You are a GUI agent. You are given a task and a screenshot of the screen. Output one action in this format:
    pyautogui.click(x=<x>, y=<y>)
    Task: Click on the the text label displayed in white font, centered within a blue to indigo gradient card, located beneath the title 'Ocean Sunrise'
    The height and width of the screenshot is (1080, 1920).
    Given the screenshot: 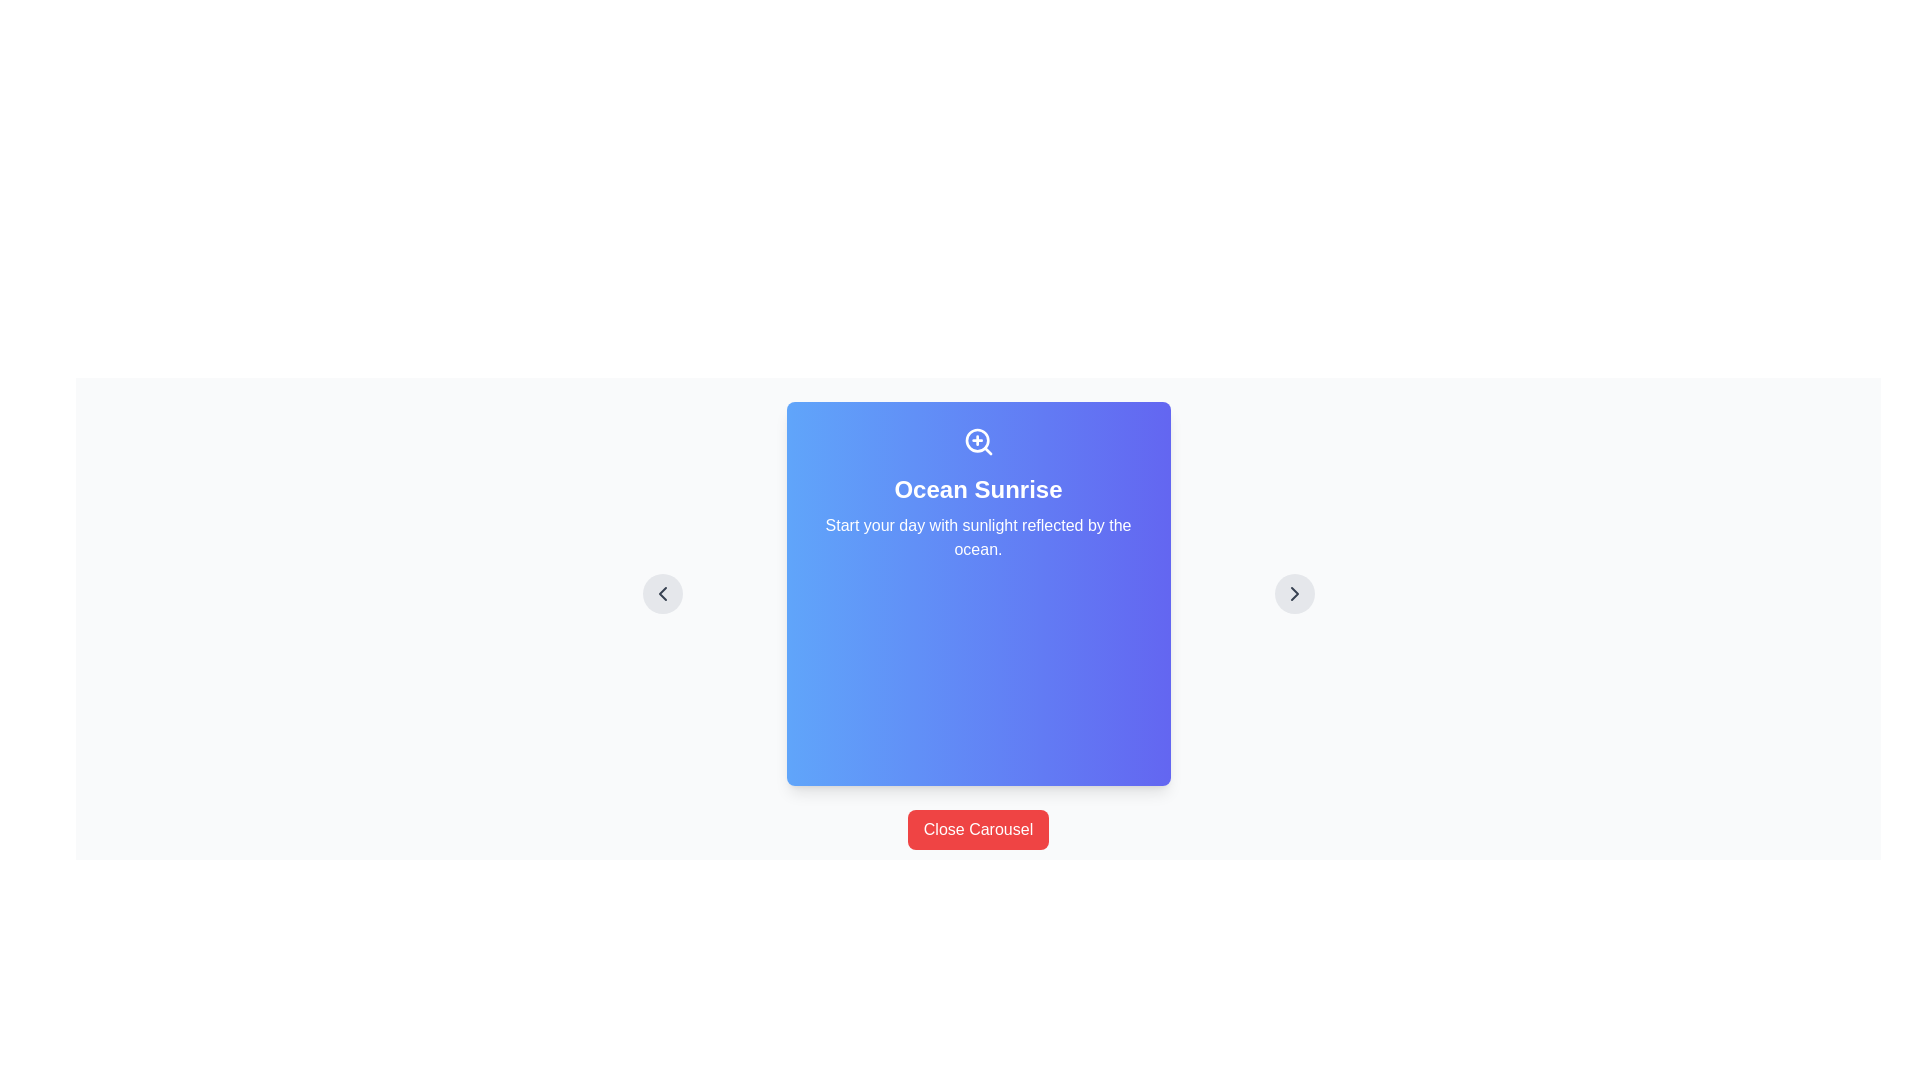 What is the action you would take?
    pyautogui.click(x=978, y=536)
    